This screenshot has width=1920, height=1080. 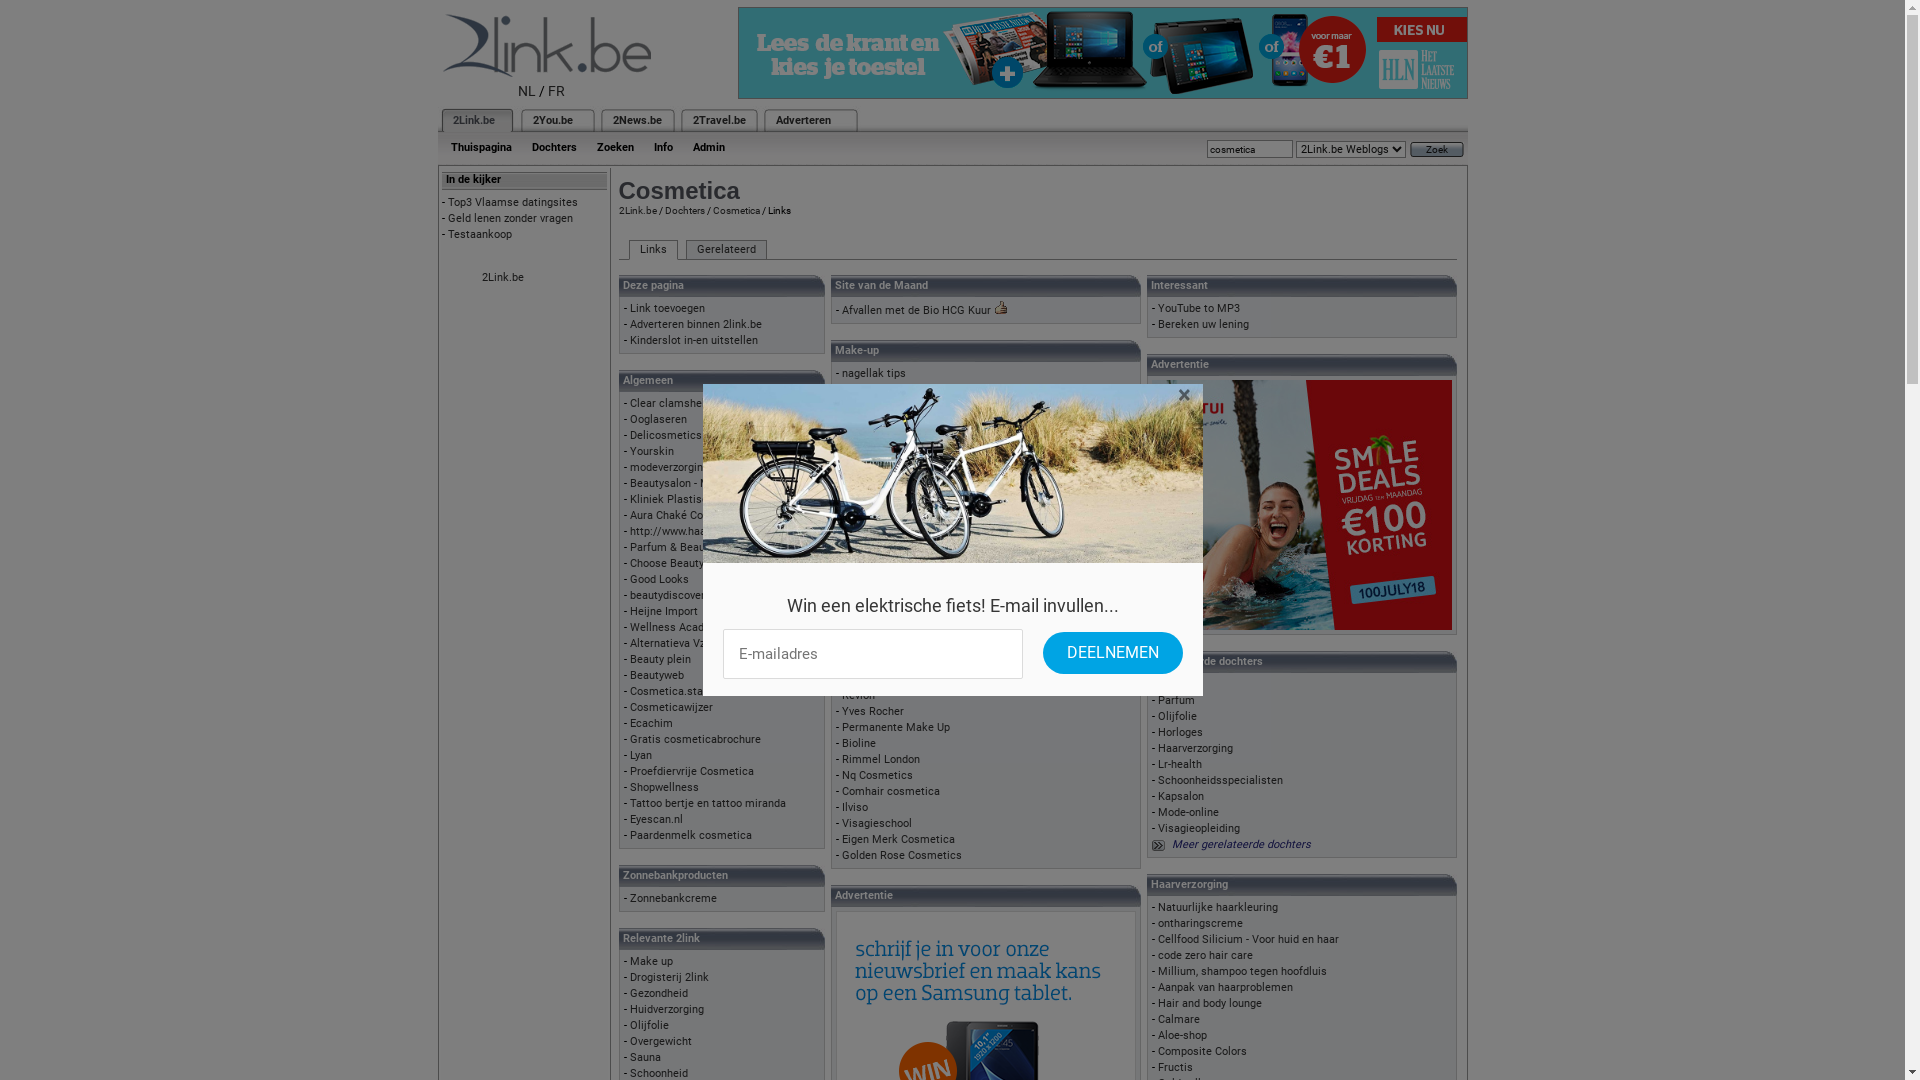 What do you see at coordinates (708, 802) in the screenshot?
I see `'Tattoo bertje en tattoo miranda'` at bounding box center [708, 802].